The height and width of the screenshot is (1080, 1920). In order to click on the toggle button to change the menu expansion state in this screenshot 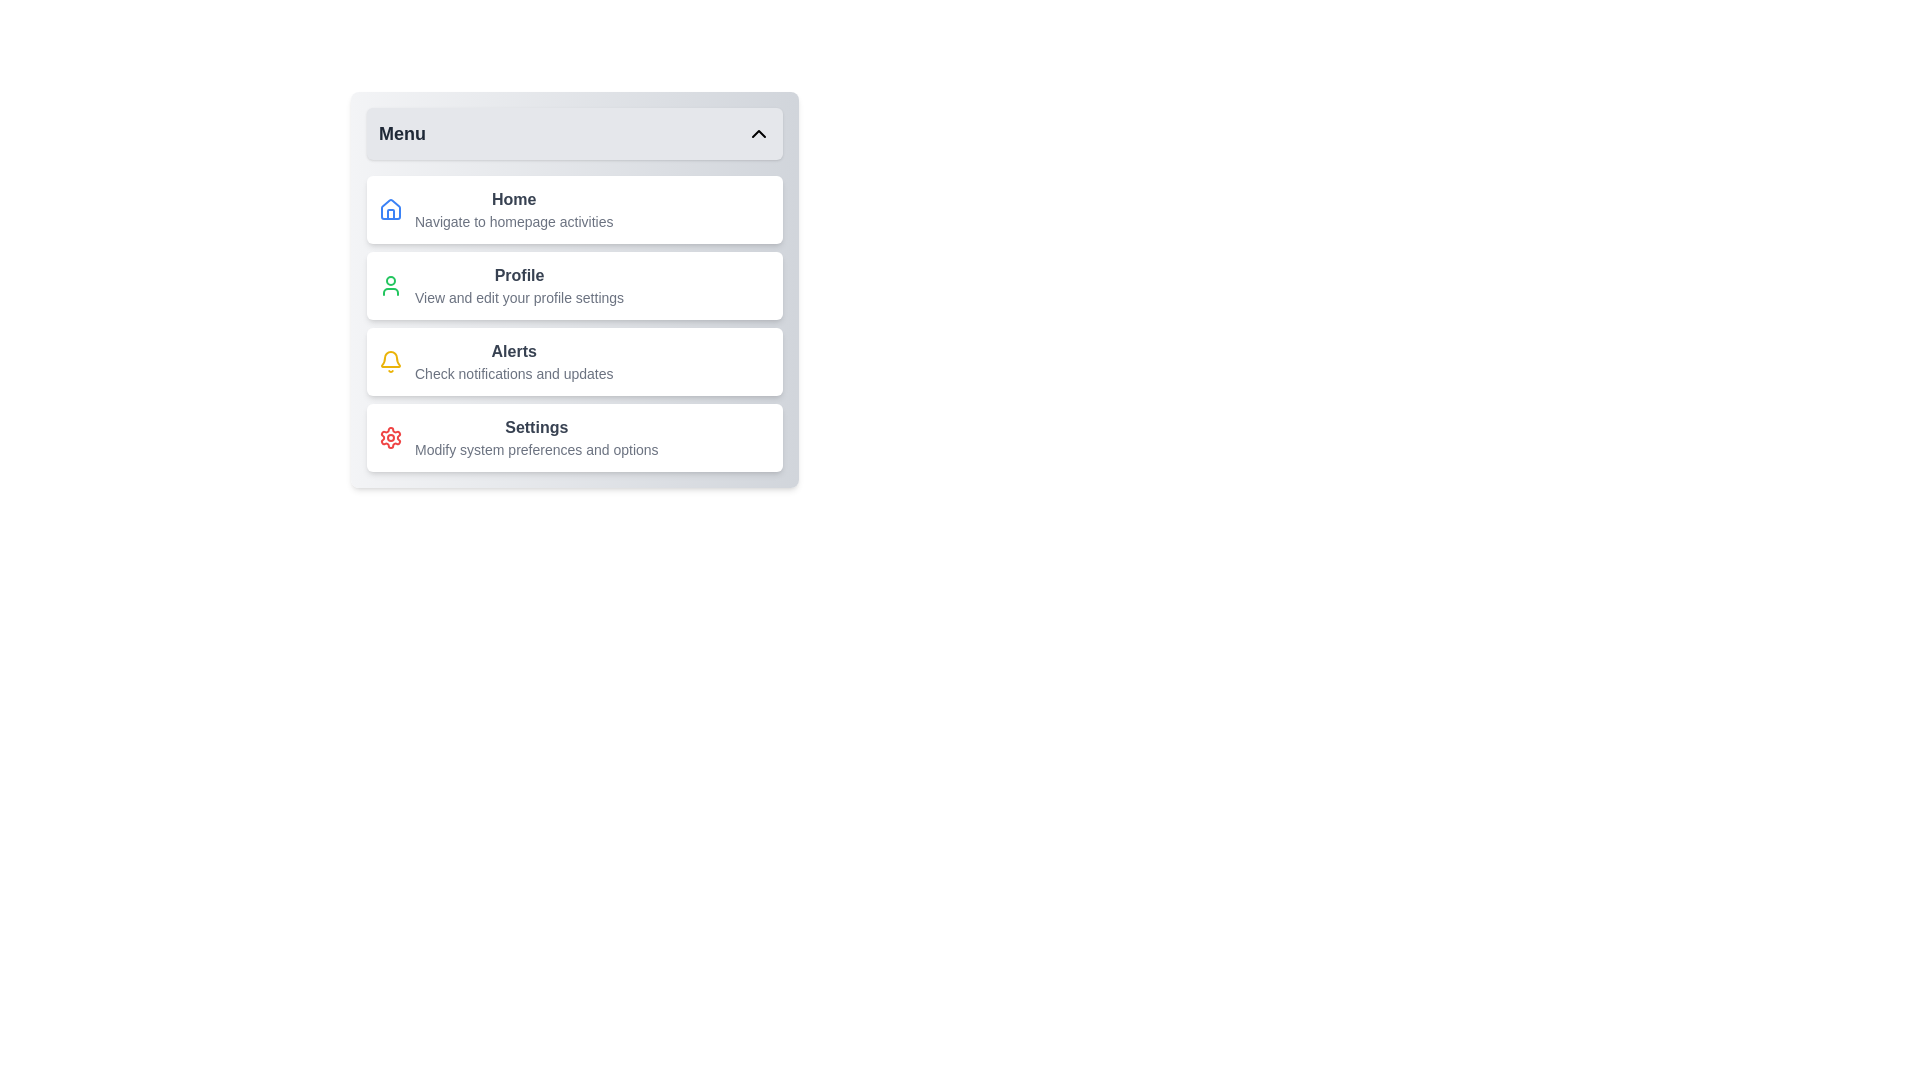, I will do `click(574, 134)`.